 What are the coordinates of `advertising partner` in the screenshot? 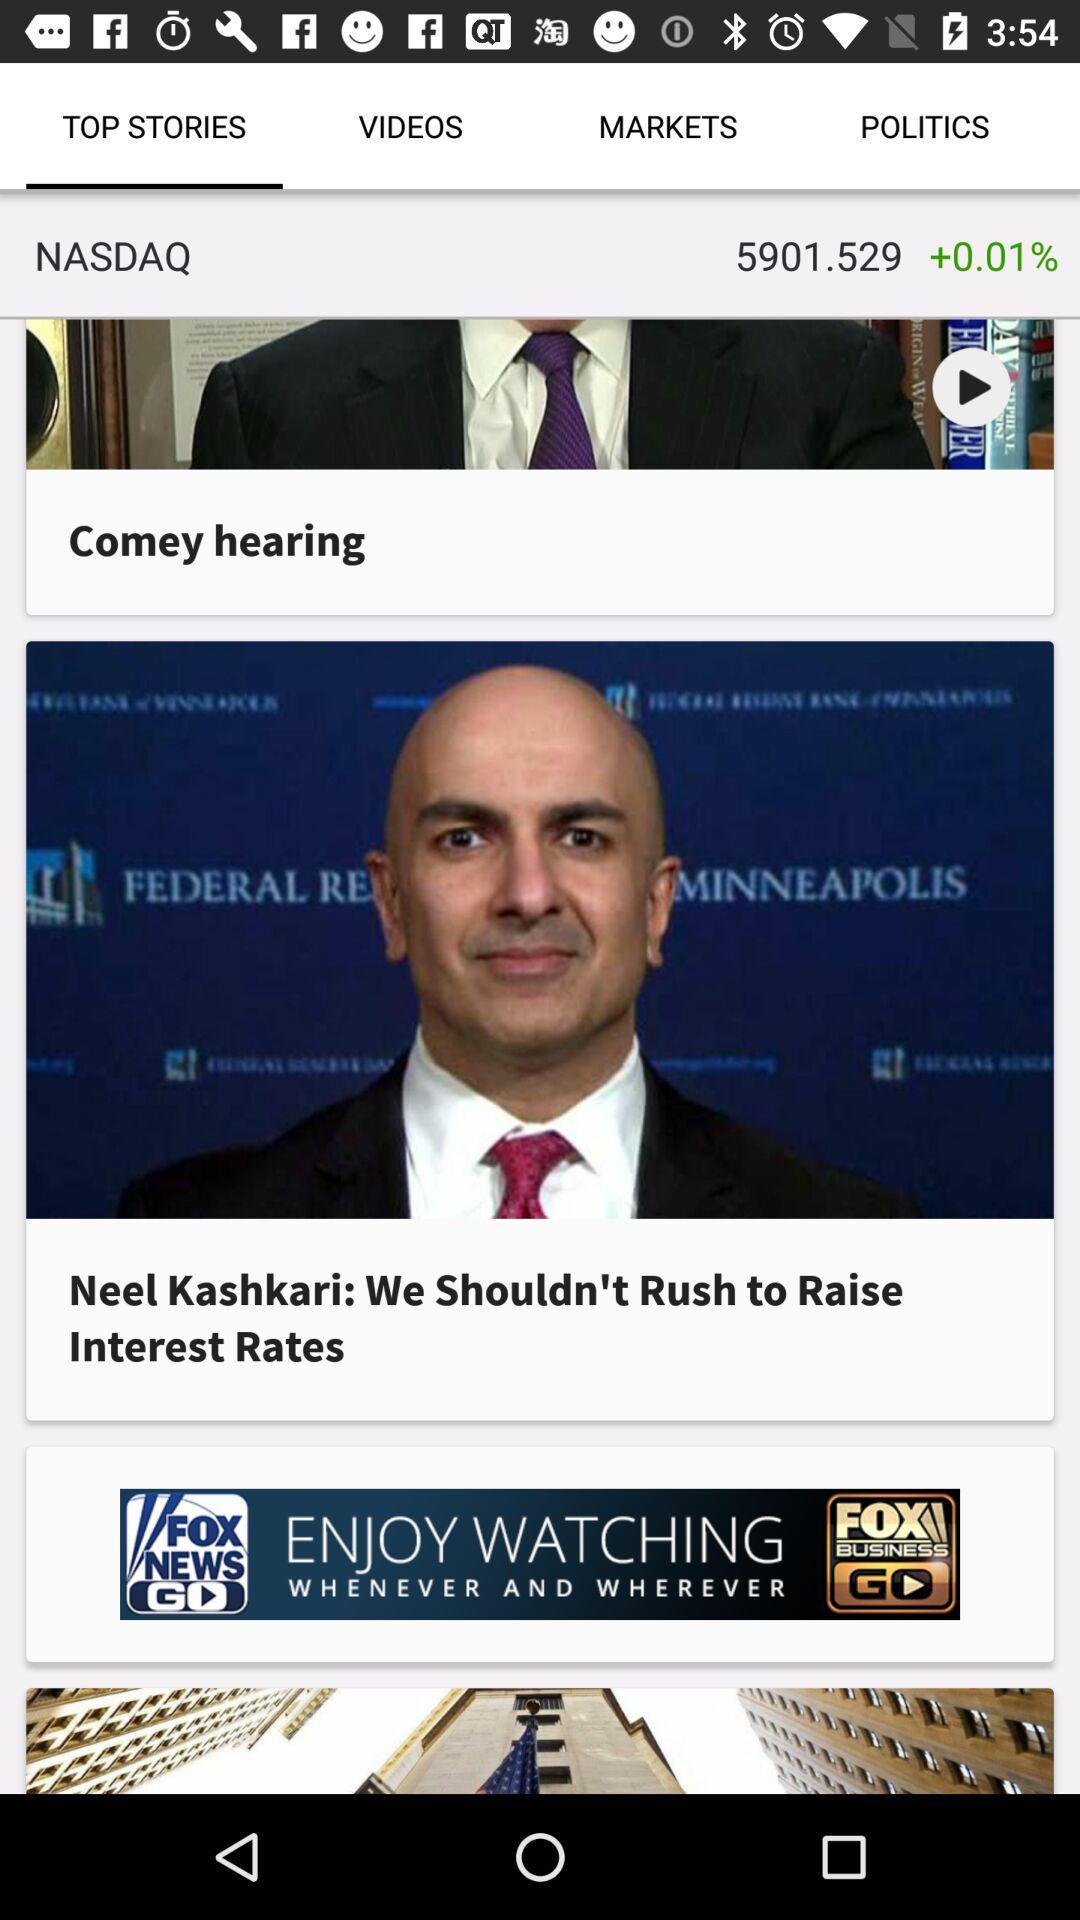 It's located at (540, 1553).